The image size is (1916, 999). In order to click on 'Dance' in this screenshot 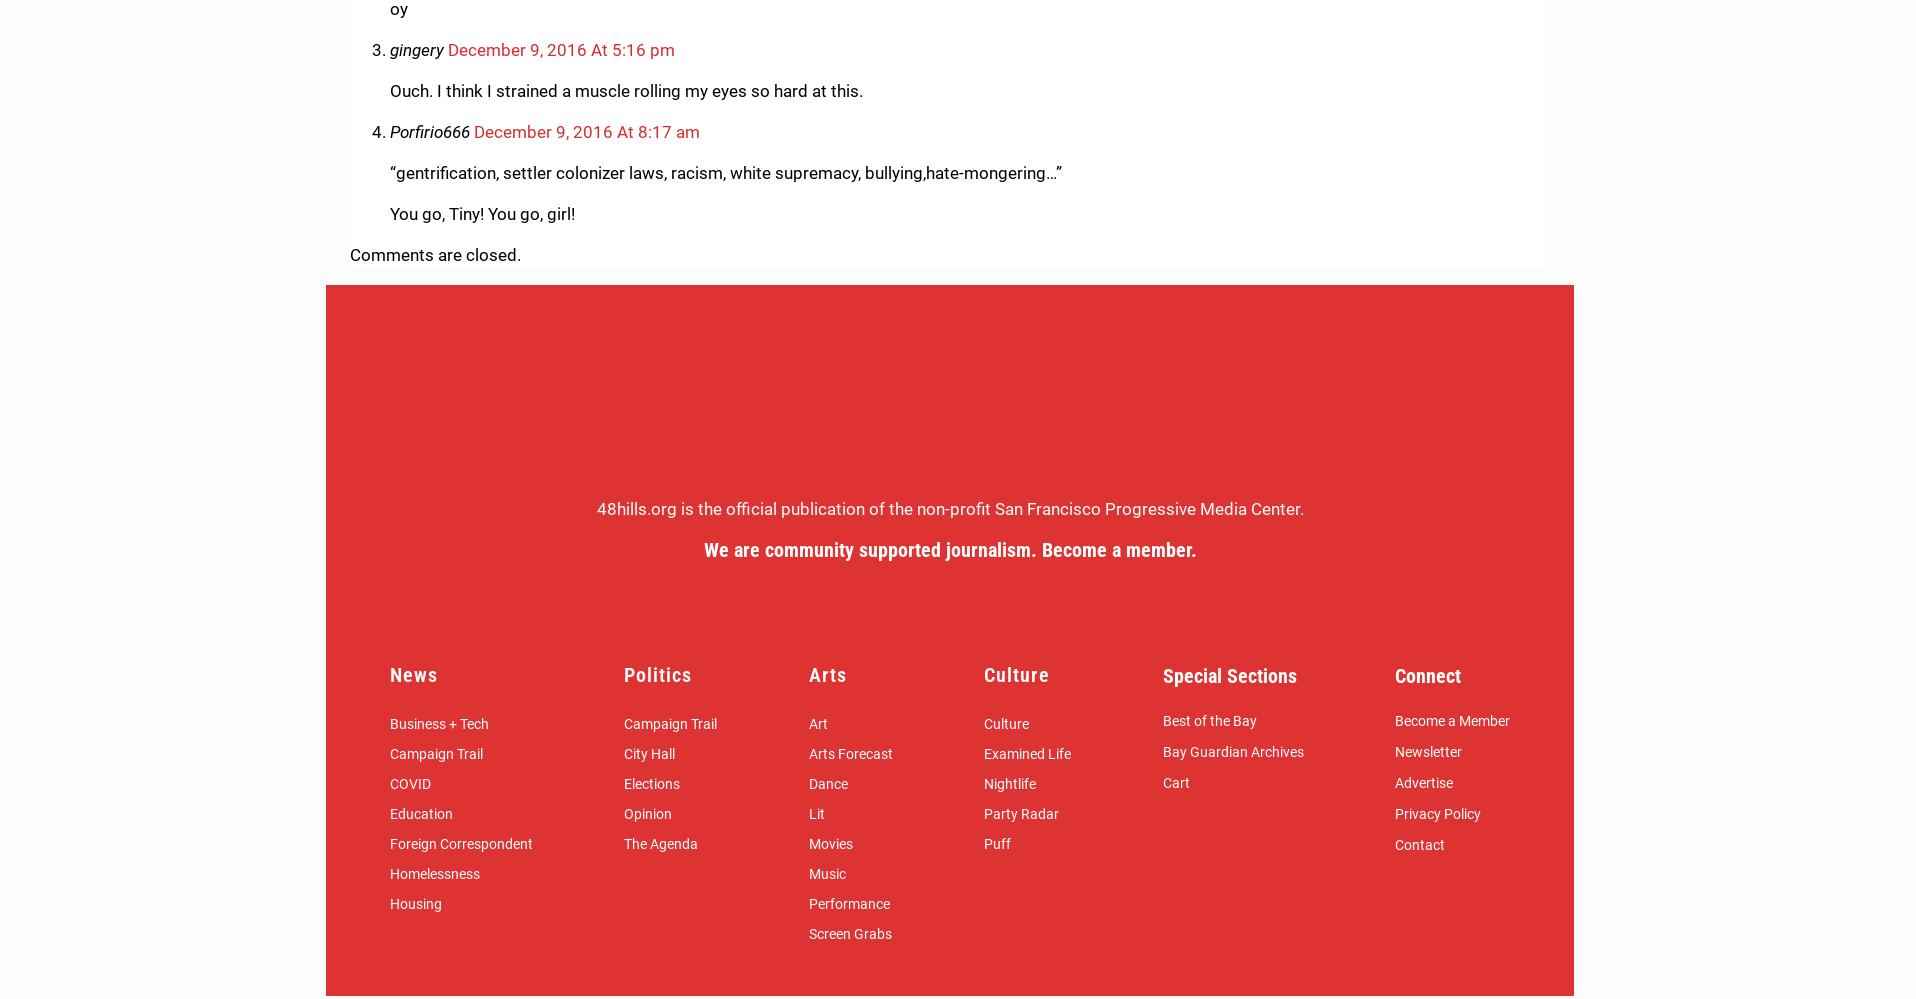, I will do `click(826, 784)`.